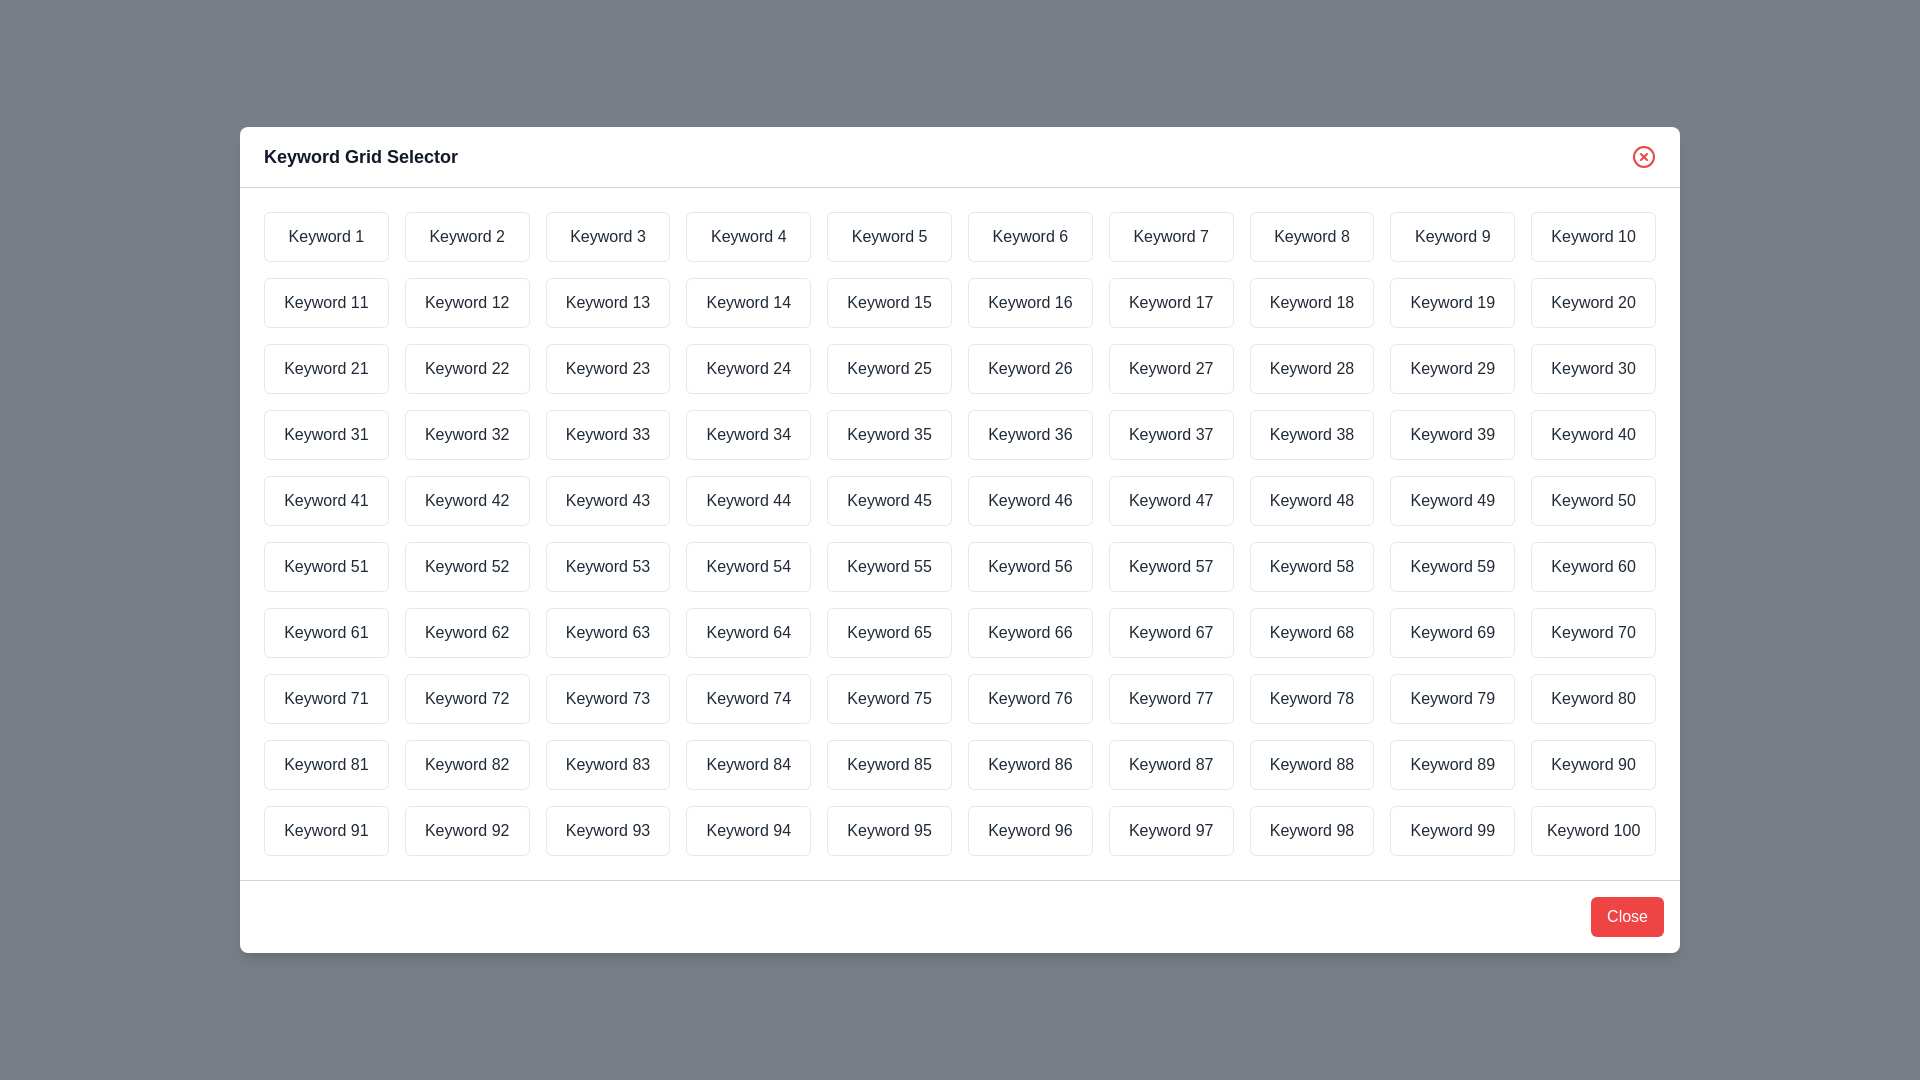  Describe the element at coordinates (1627, 917) in the screenshot. I see `the 'Close' button to close the dialog` at that location.